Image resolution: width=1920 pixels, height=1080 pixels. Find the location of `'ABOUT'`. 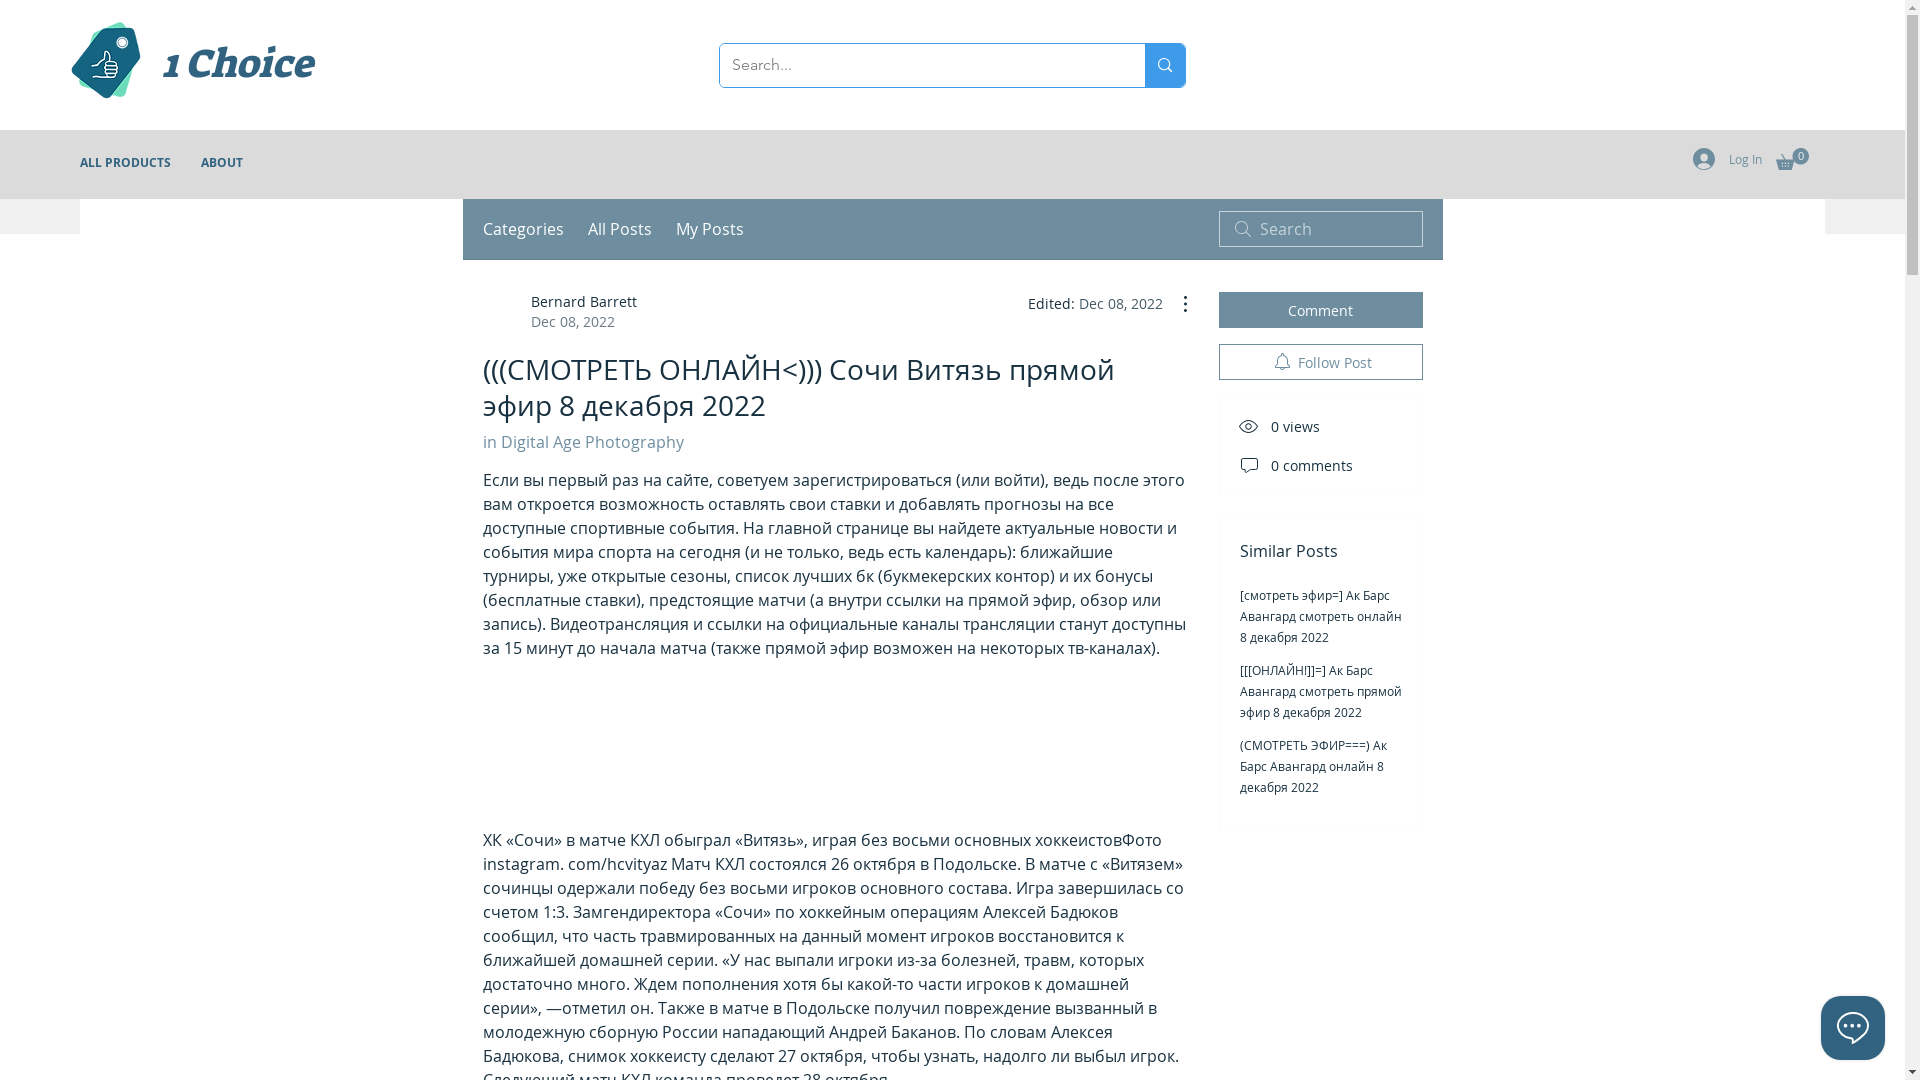

'ABOUT' is located at coordinates (186, 161).